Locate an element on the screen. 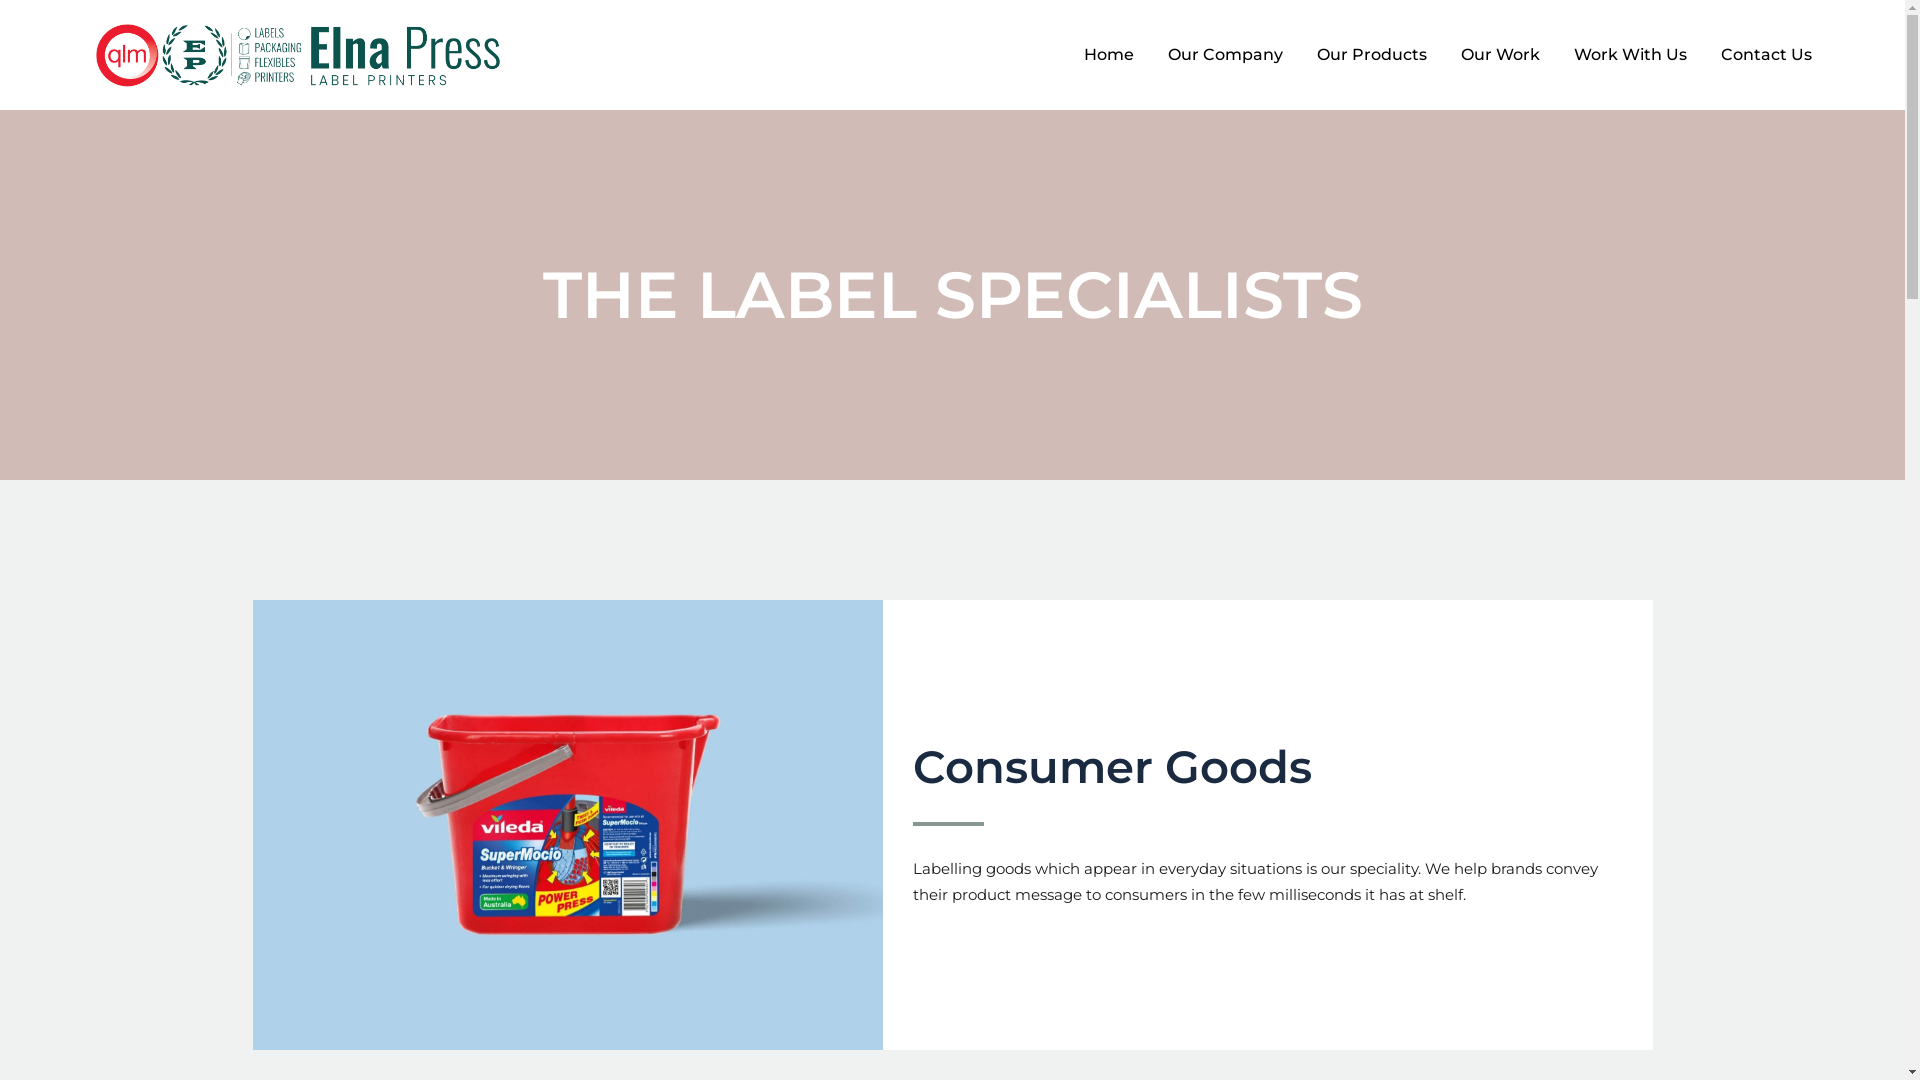  'Our Company' is located at coordinates (1224, 53).